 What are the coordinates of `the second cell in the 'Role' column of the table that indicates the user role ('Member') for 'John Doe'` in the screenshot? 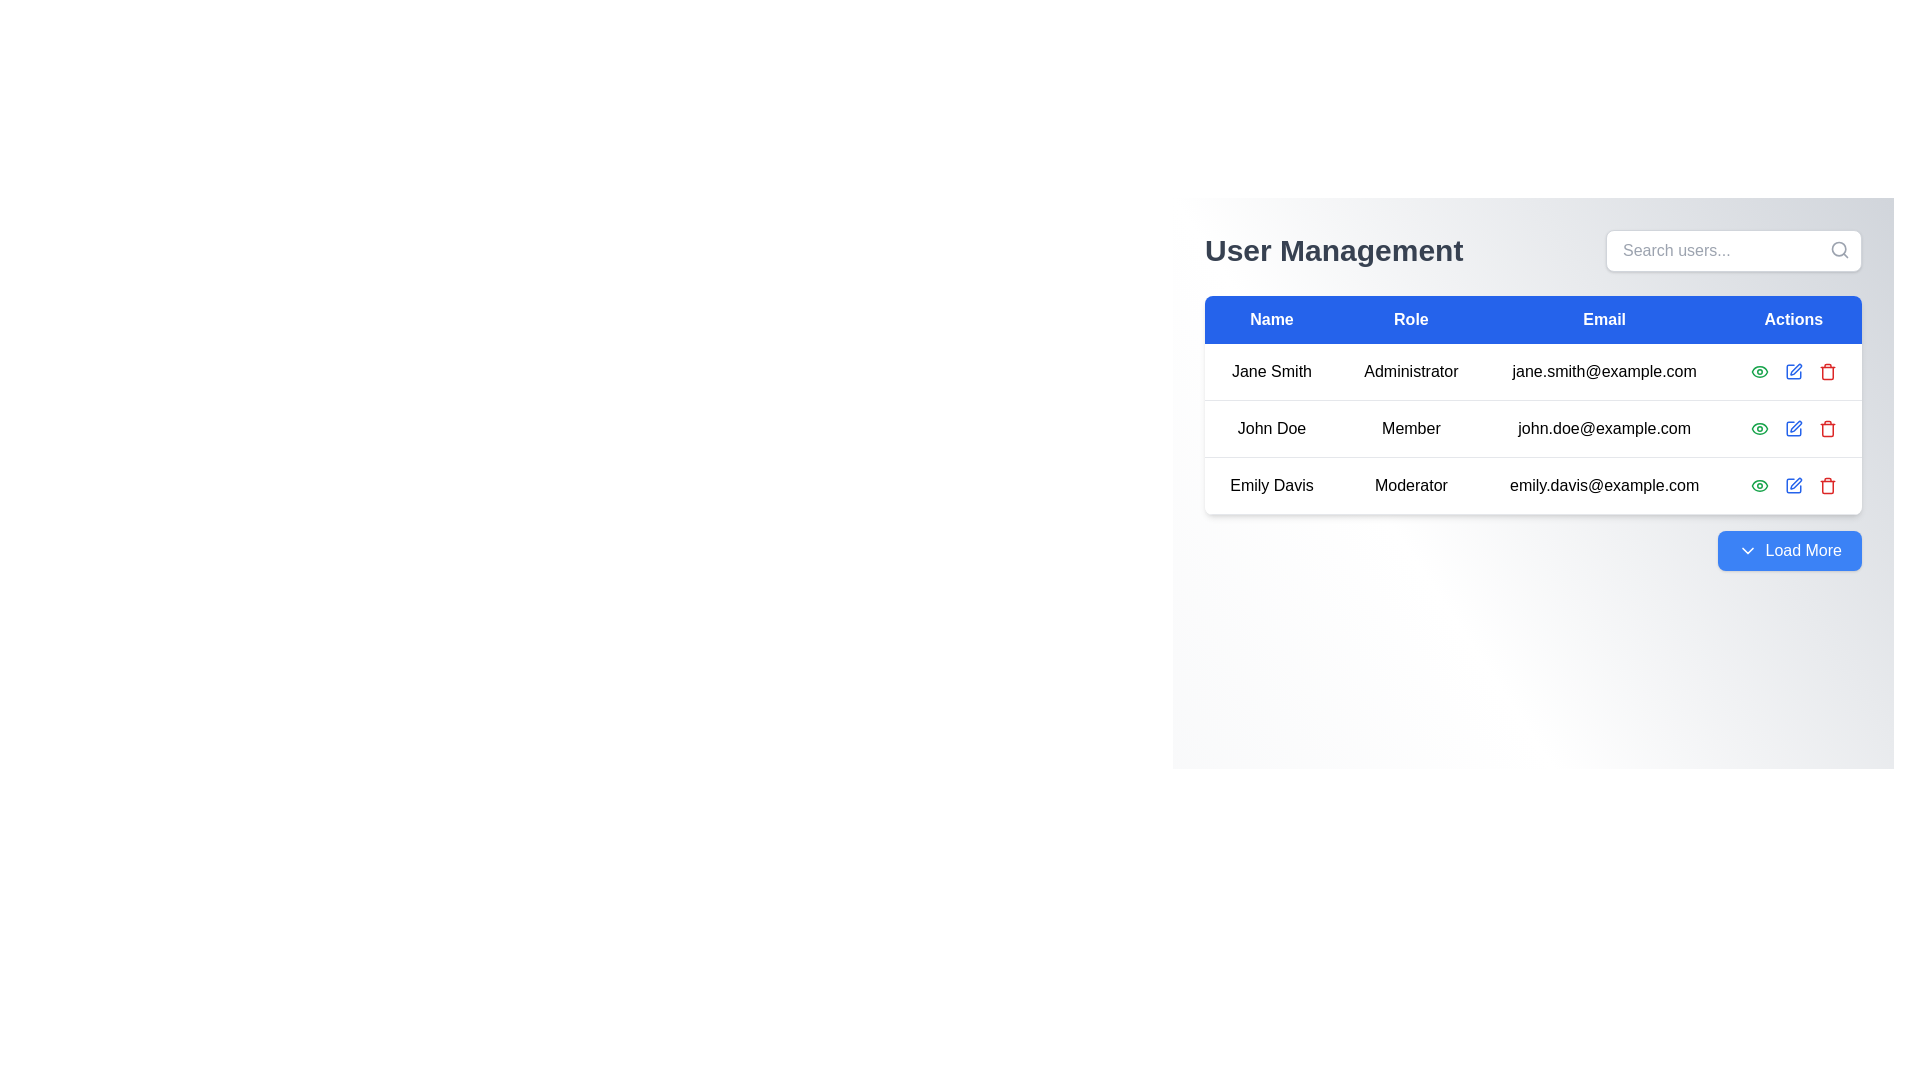 It's located at (1410, 427).